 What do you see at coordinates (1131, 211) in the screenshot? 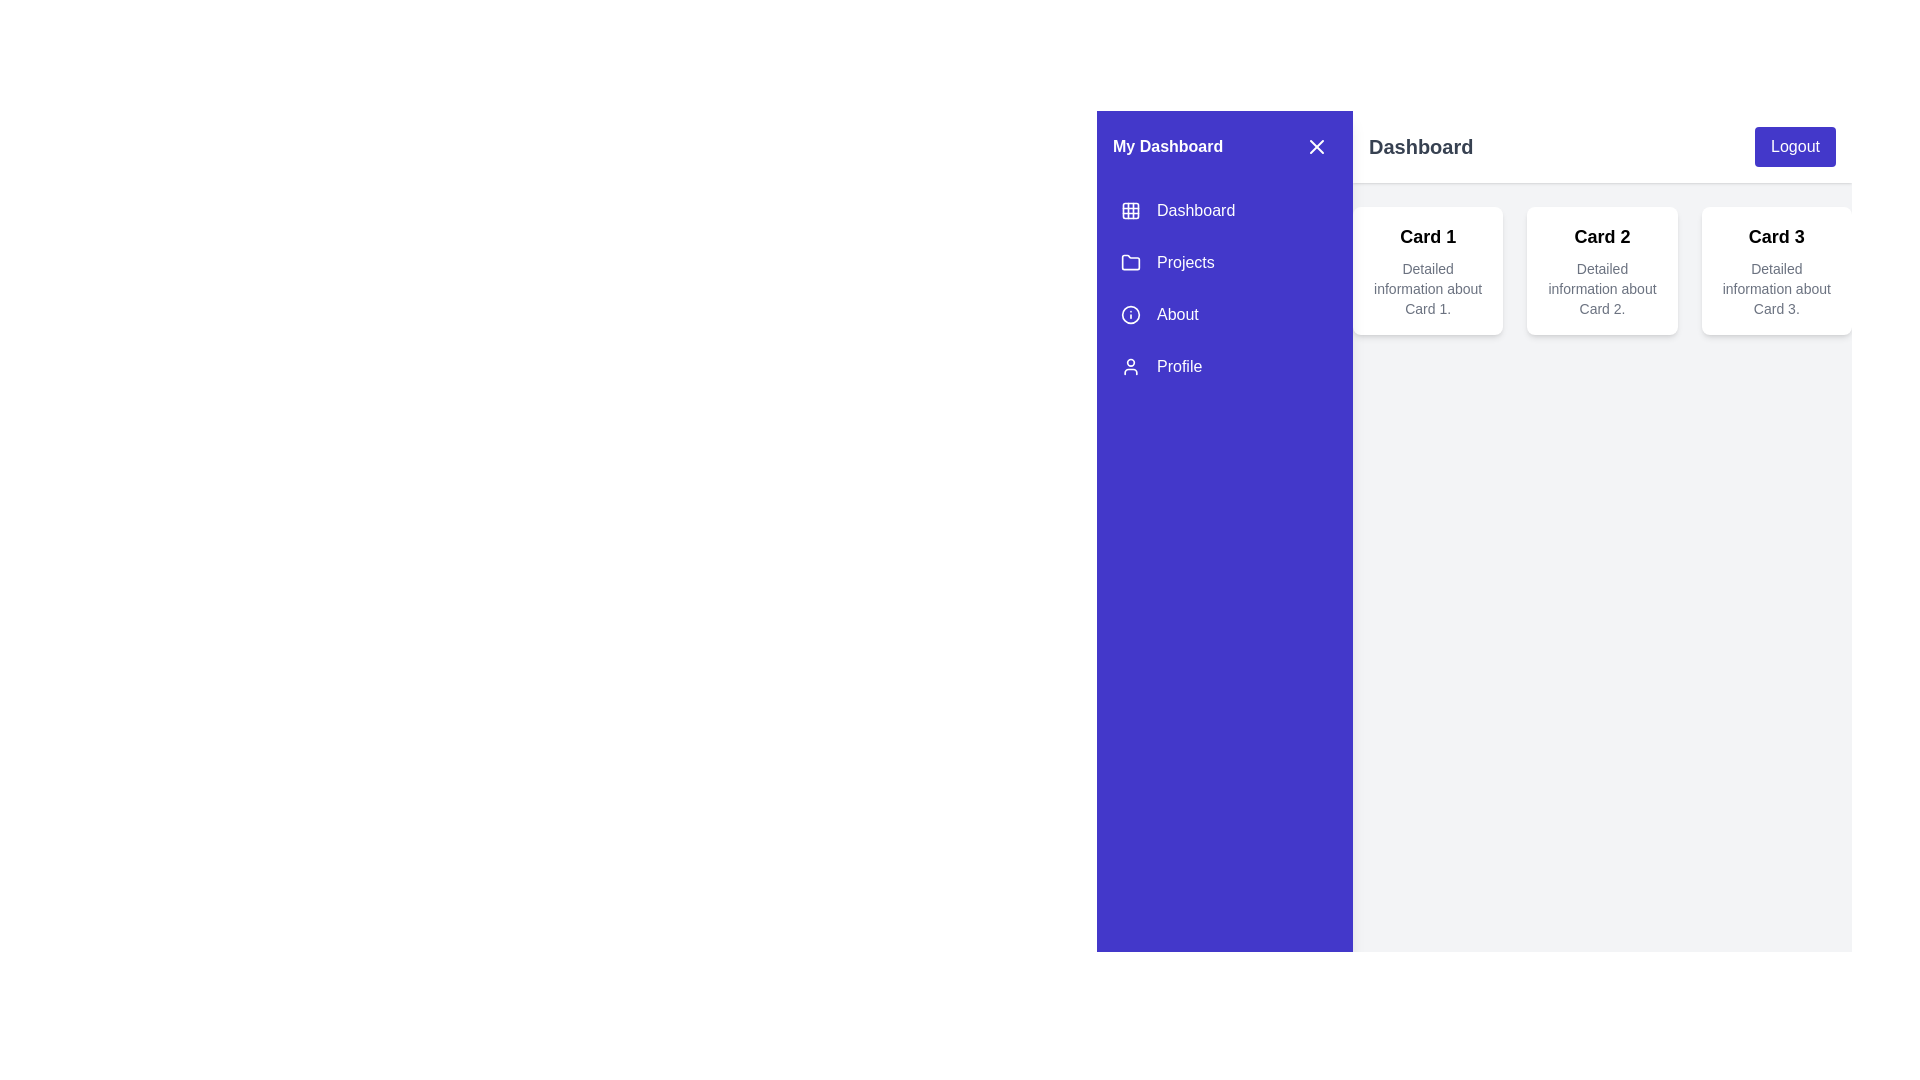
I see `the icon in the sidebar labeled 'Dashboard' that has a grid design with three rows and three columns, featuring a white background and a purple outline` at bounding box center [1131, 211].